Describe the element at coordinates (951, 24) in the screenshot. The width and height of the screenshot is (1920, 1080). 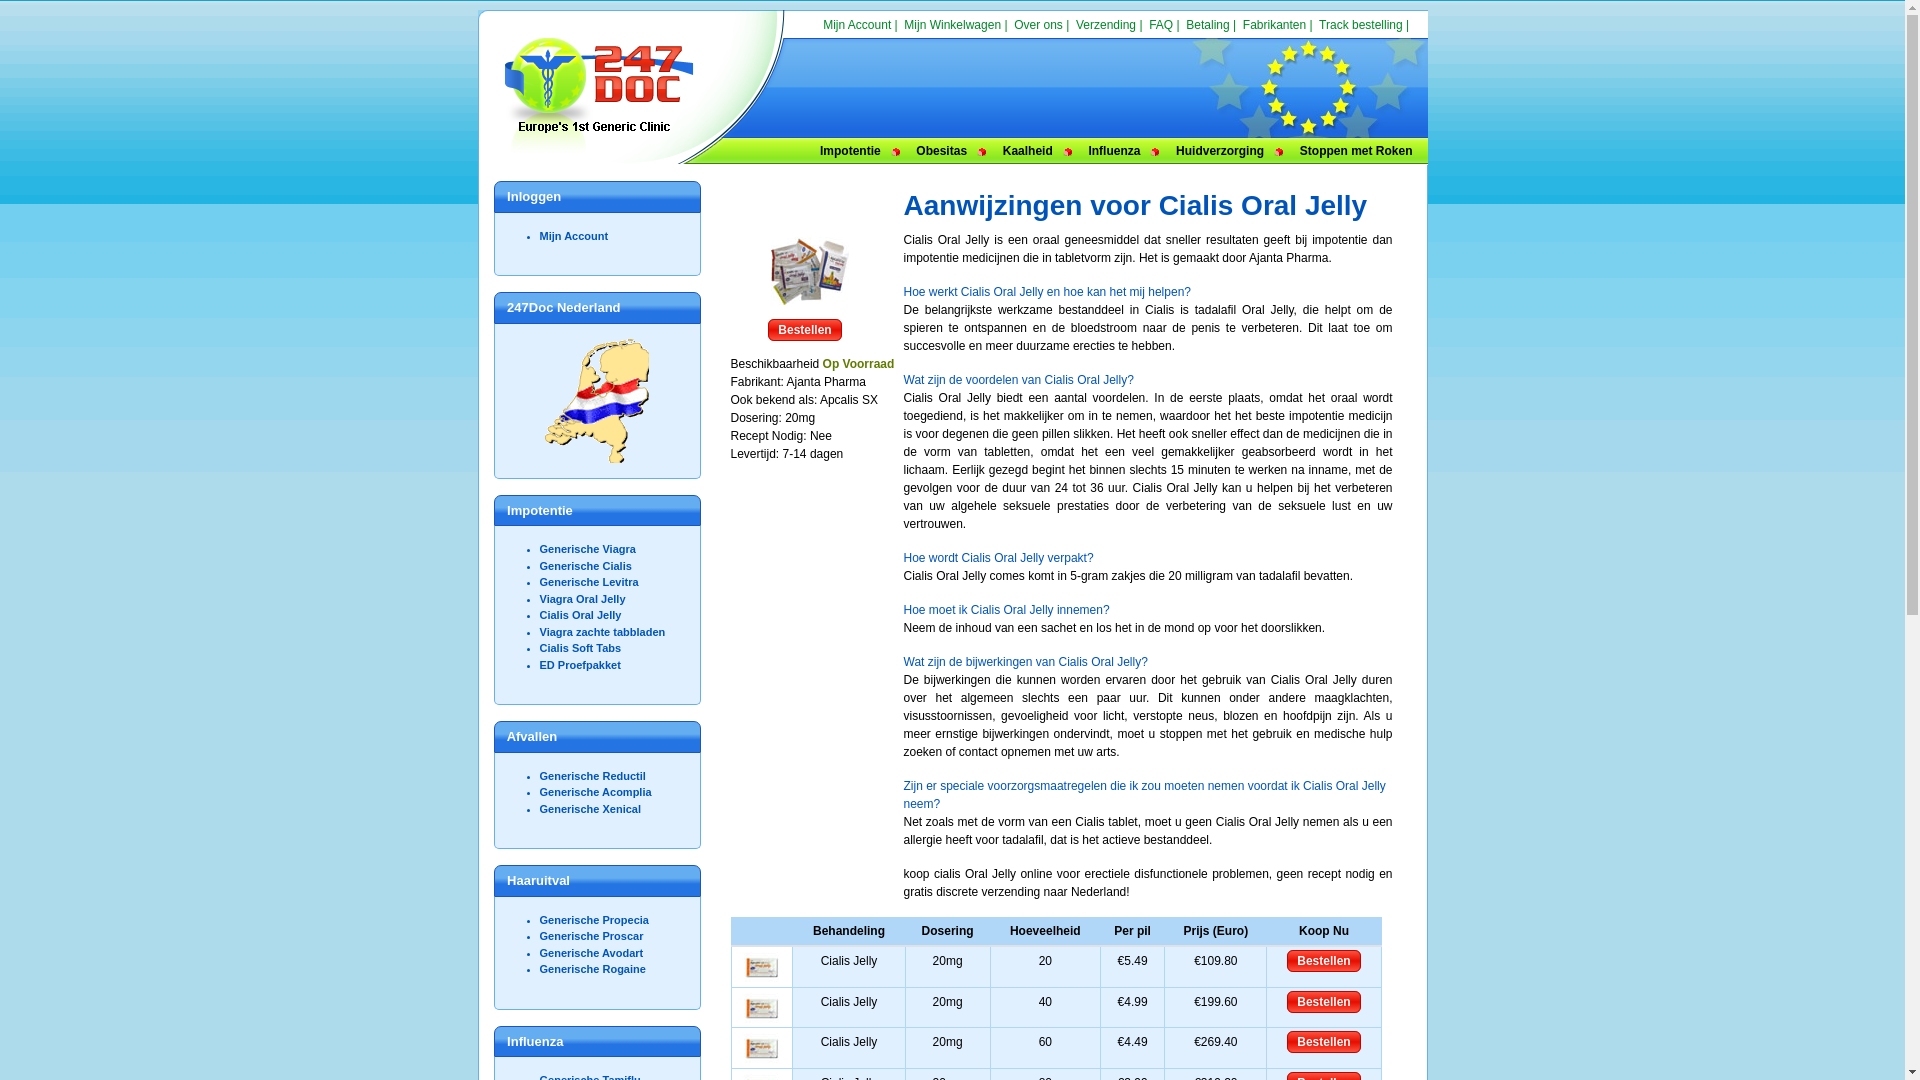
I see `'Mijn Winkelwagen'` at that location.